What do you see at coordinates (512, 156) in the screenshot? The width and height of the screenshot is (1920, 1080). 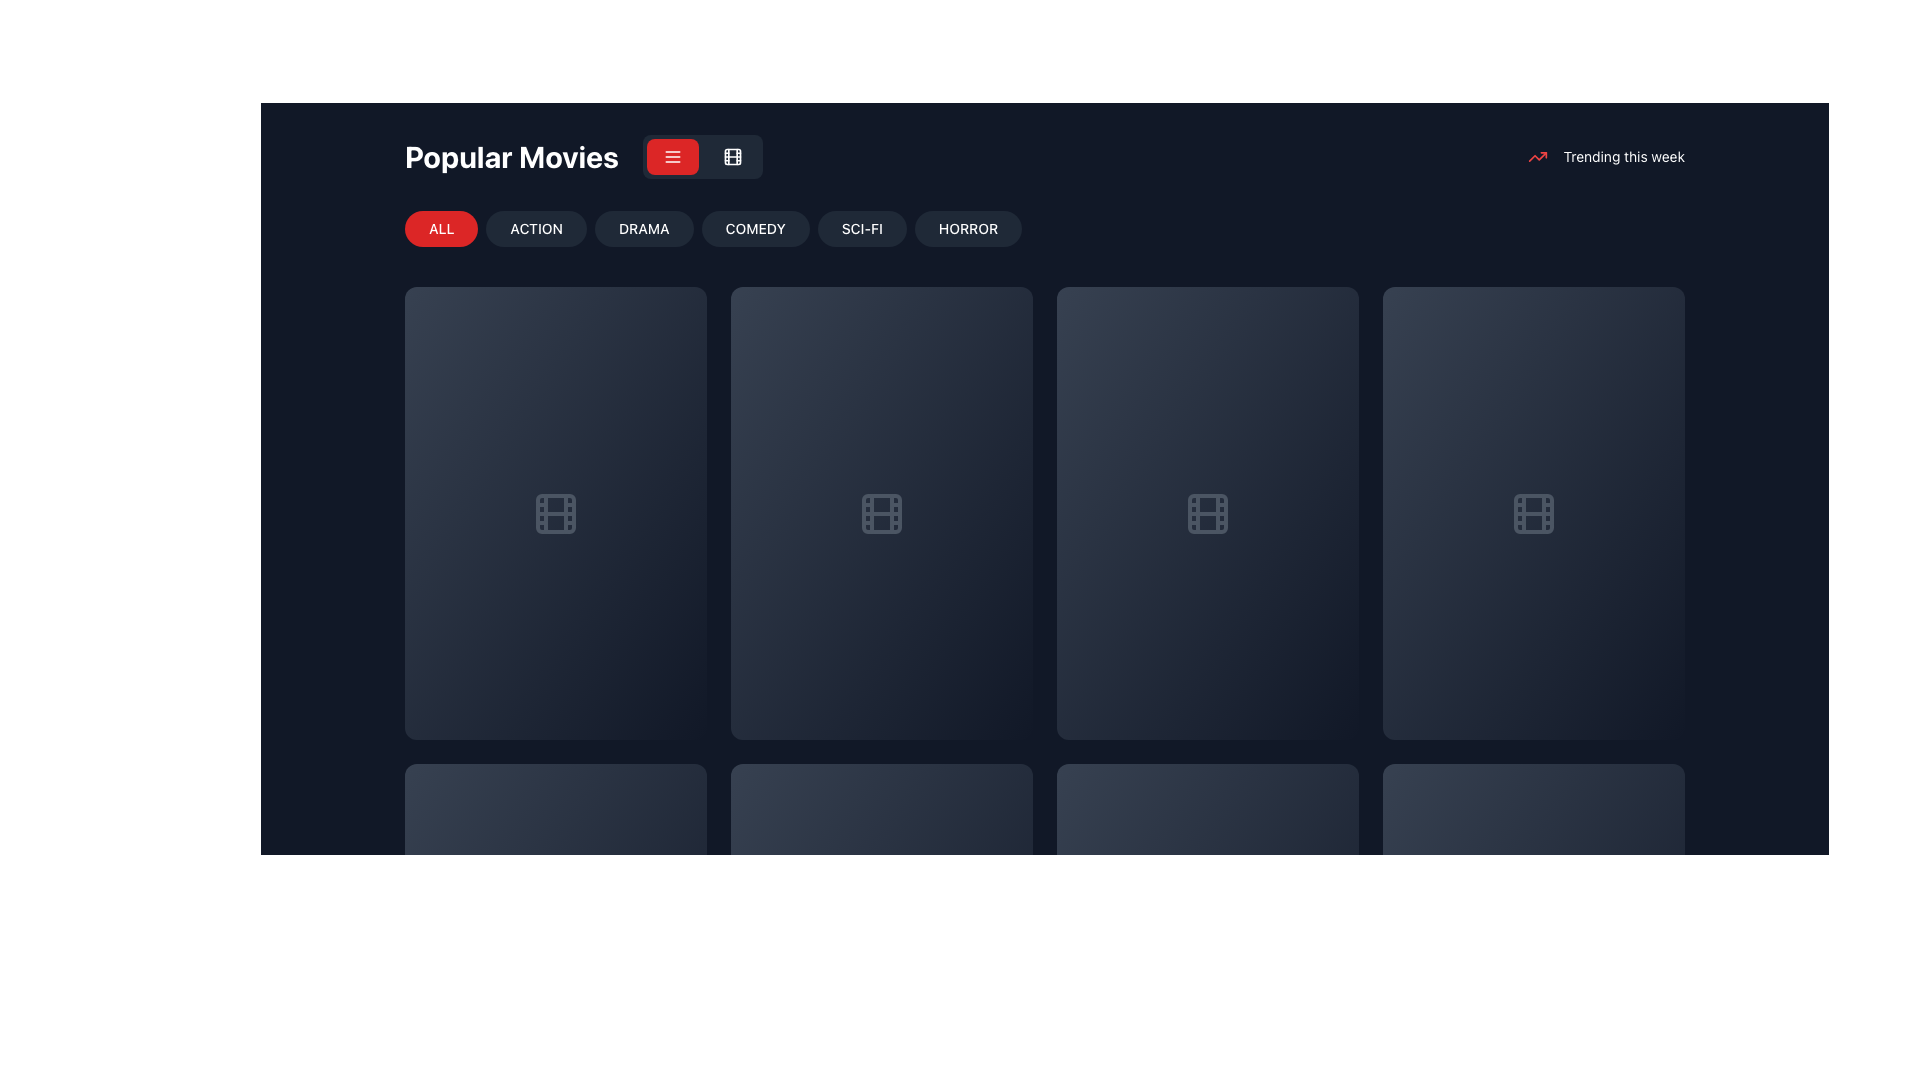 I see `text heading 'Popular Movies' which is prominently displayed at the top-left of the dark interface` at bounding box center [512, 156].